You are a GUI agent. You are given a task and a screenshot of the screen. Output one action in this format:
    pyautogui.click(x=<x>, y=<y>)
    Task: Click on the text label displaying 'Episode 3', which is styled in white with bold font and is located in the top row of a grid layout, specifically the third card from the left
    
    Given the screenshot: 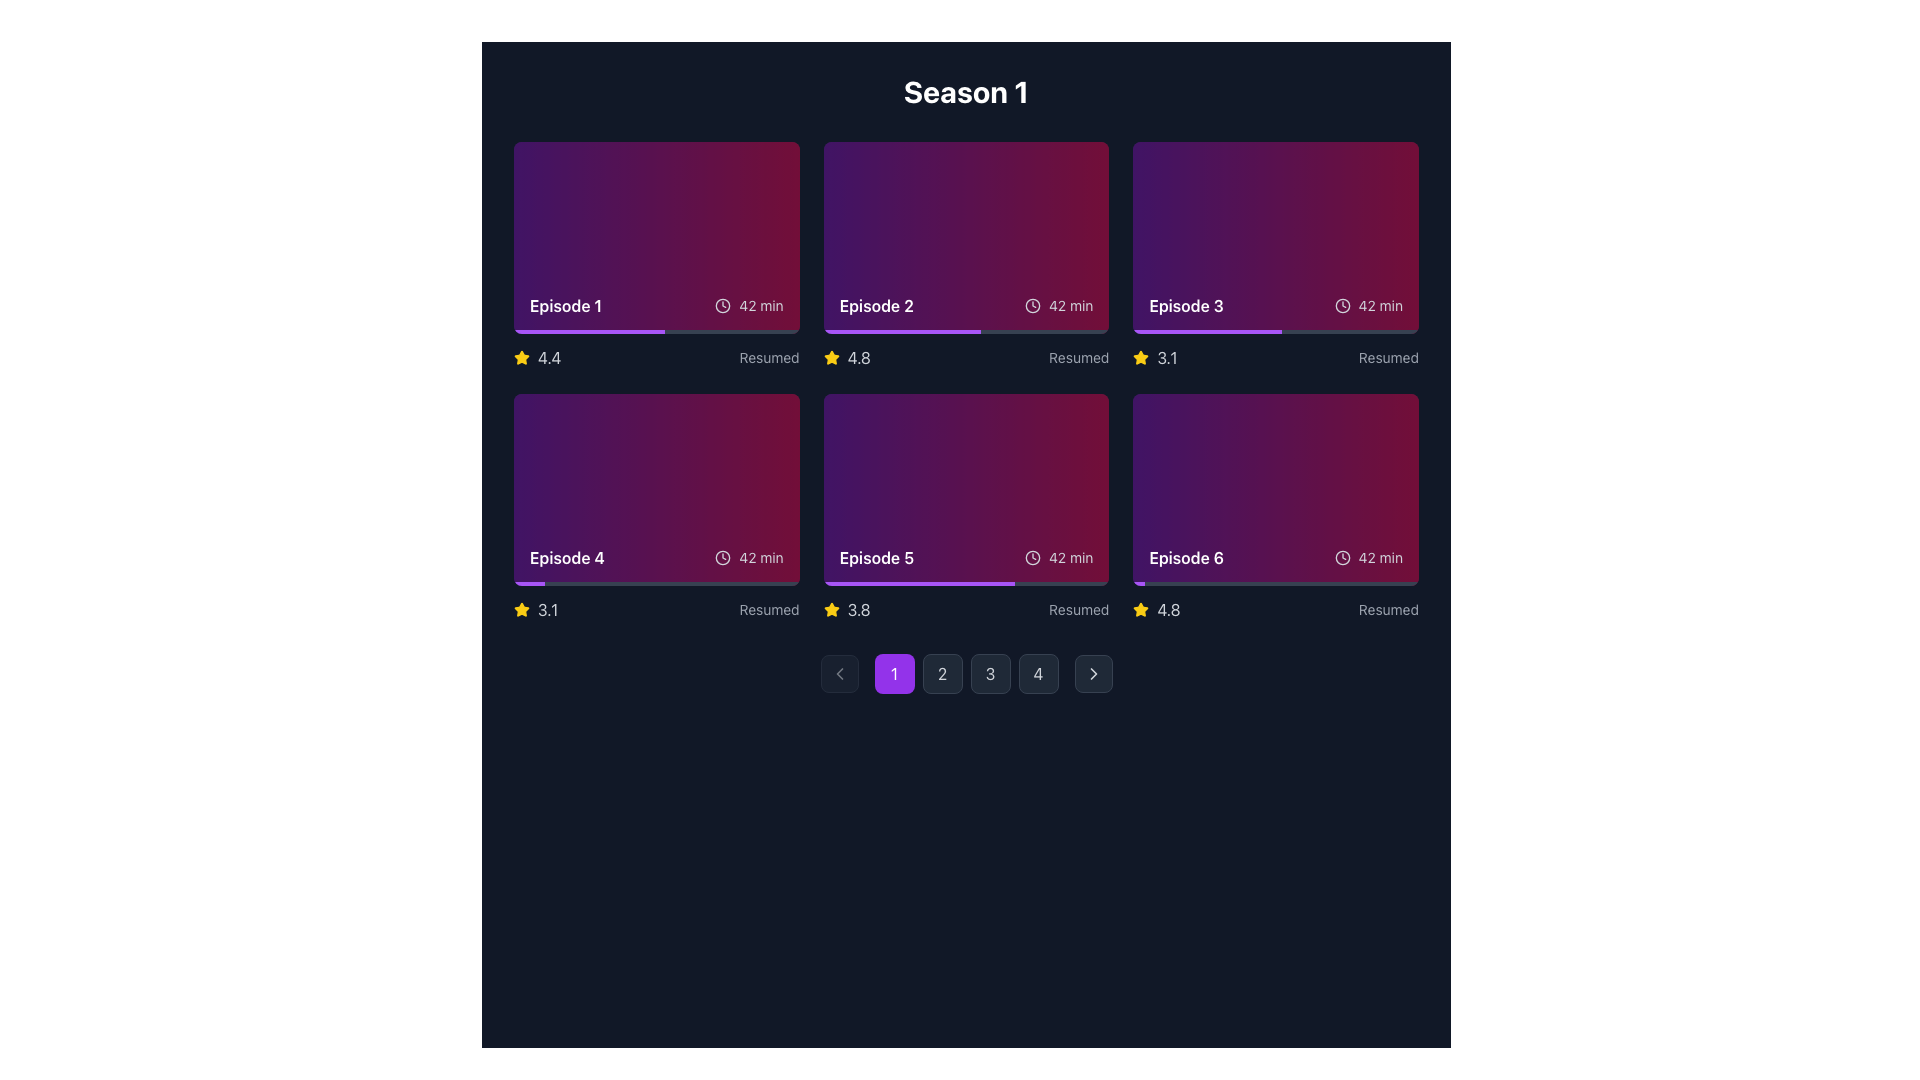 What is the action you would take?
    pyautogui.click(x=1186, y=305)
    